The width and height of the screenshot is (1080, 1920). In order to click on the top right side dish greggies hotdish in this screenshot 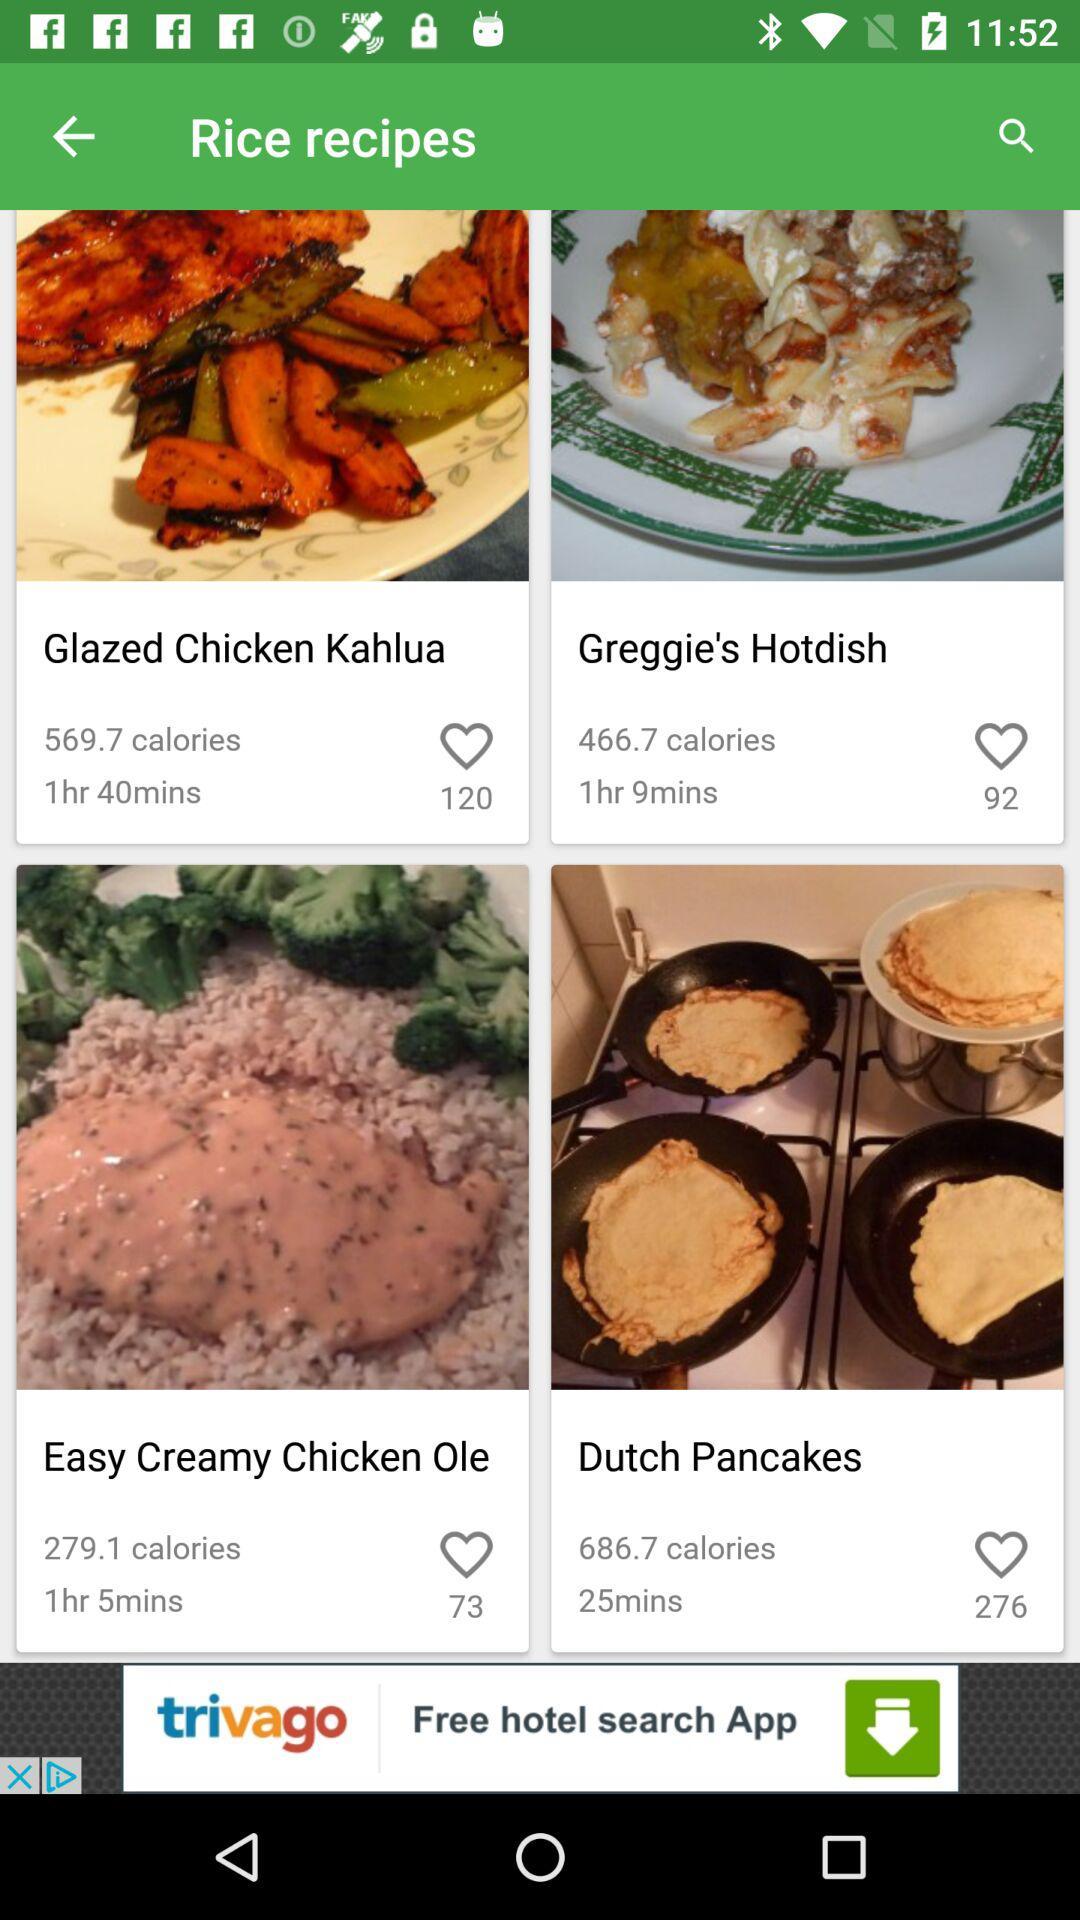, I will do `click(806, 395)`.